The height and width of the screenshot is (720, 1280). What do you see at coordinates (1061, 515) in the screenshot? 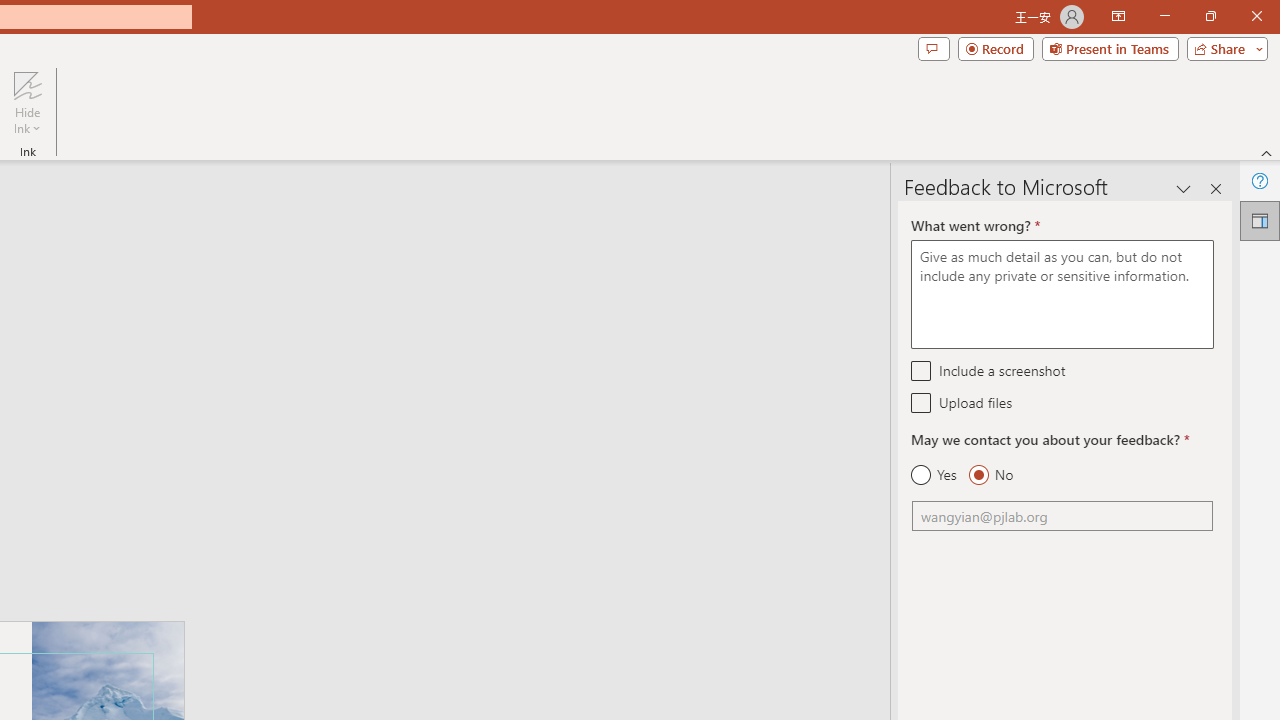
I see `'Email'` at bounding box center [1061, 515].